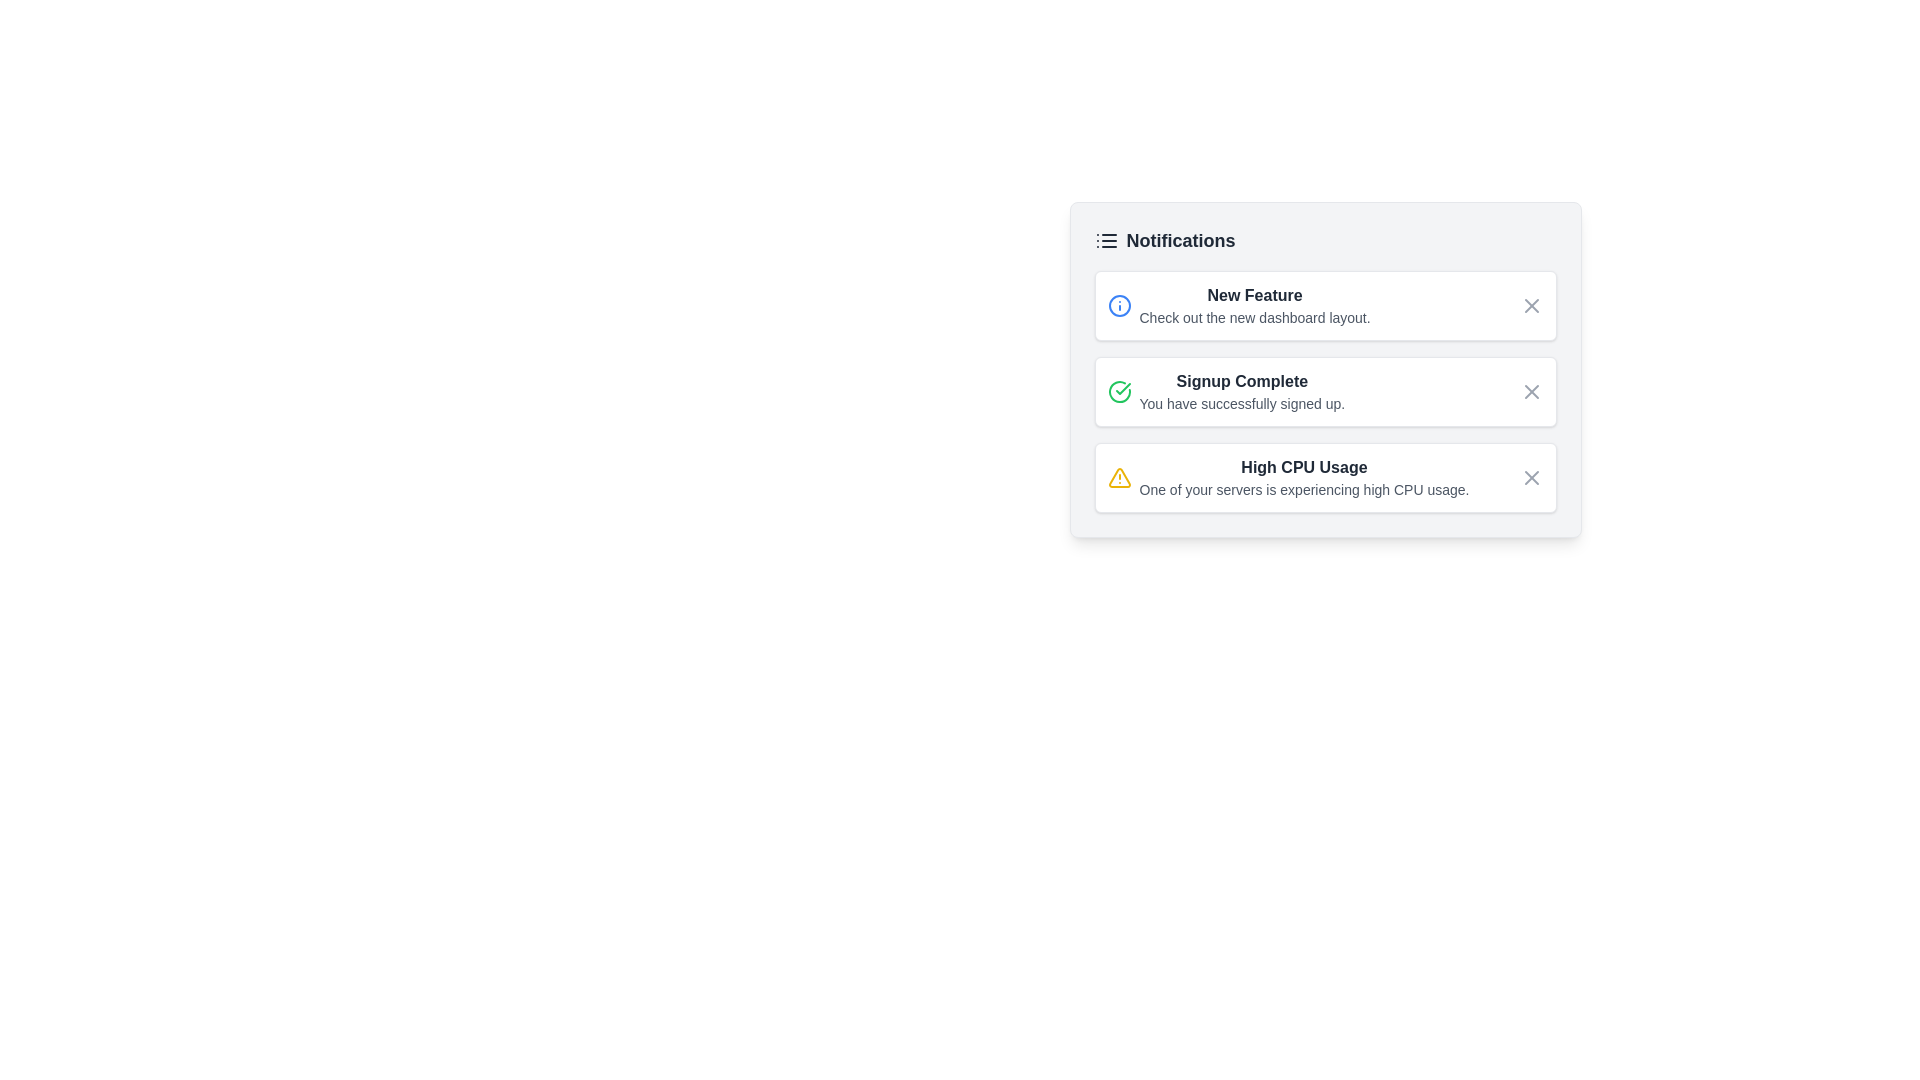 This screenshot has height=1080, width=1920. Describe the element at coordinates (1530, 305) in the screenshot. I see `the close icon, which is a diagonal cross located in the top-right corner of the 'New Feature' notification card` at that location.